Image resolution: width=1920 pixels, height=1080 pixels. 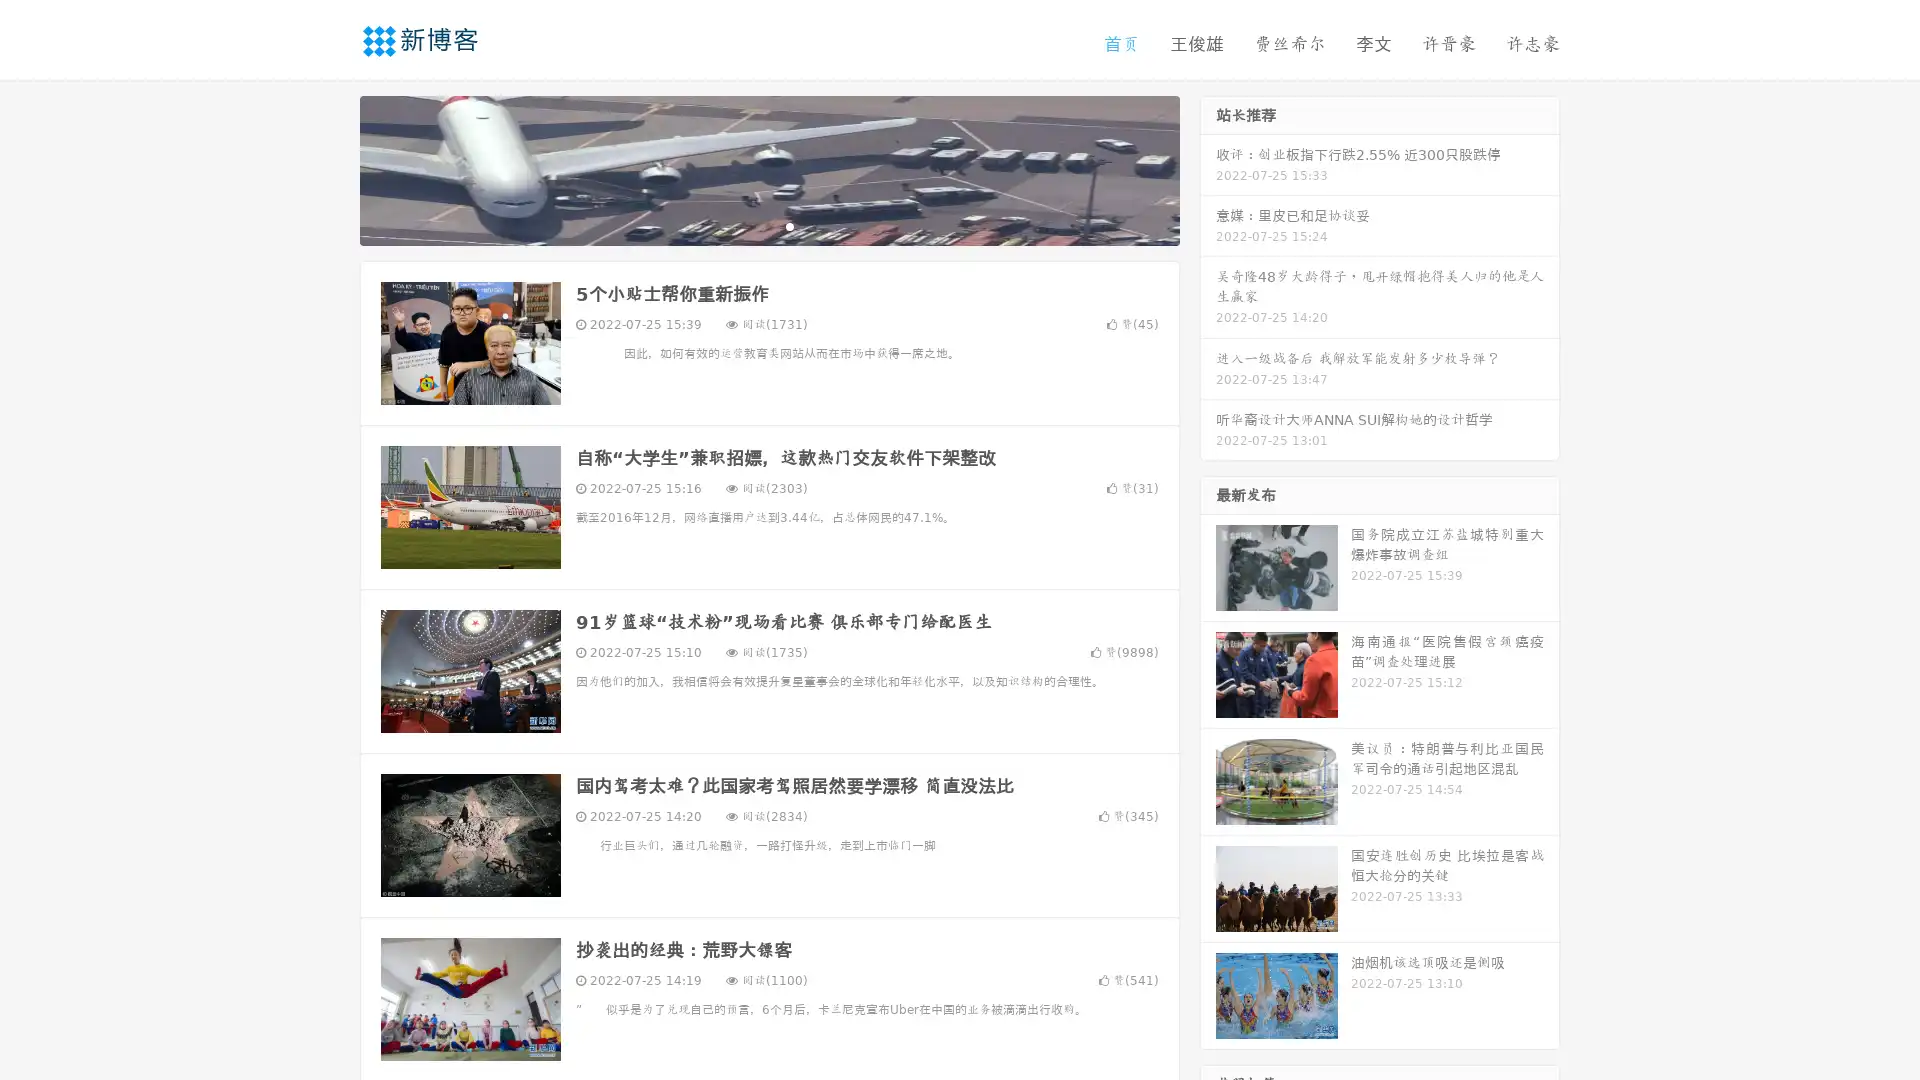 I want to click on Go to slide 2, so click(x=768, y=225).